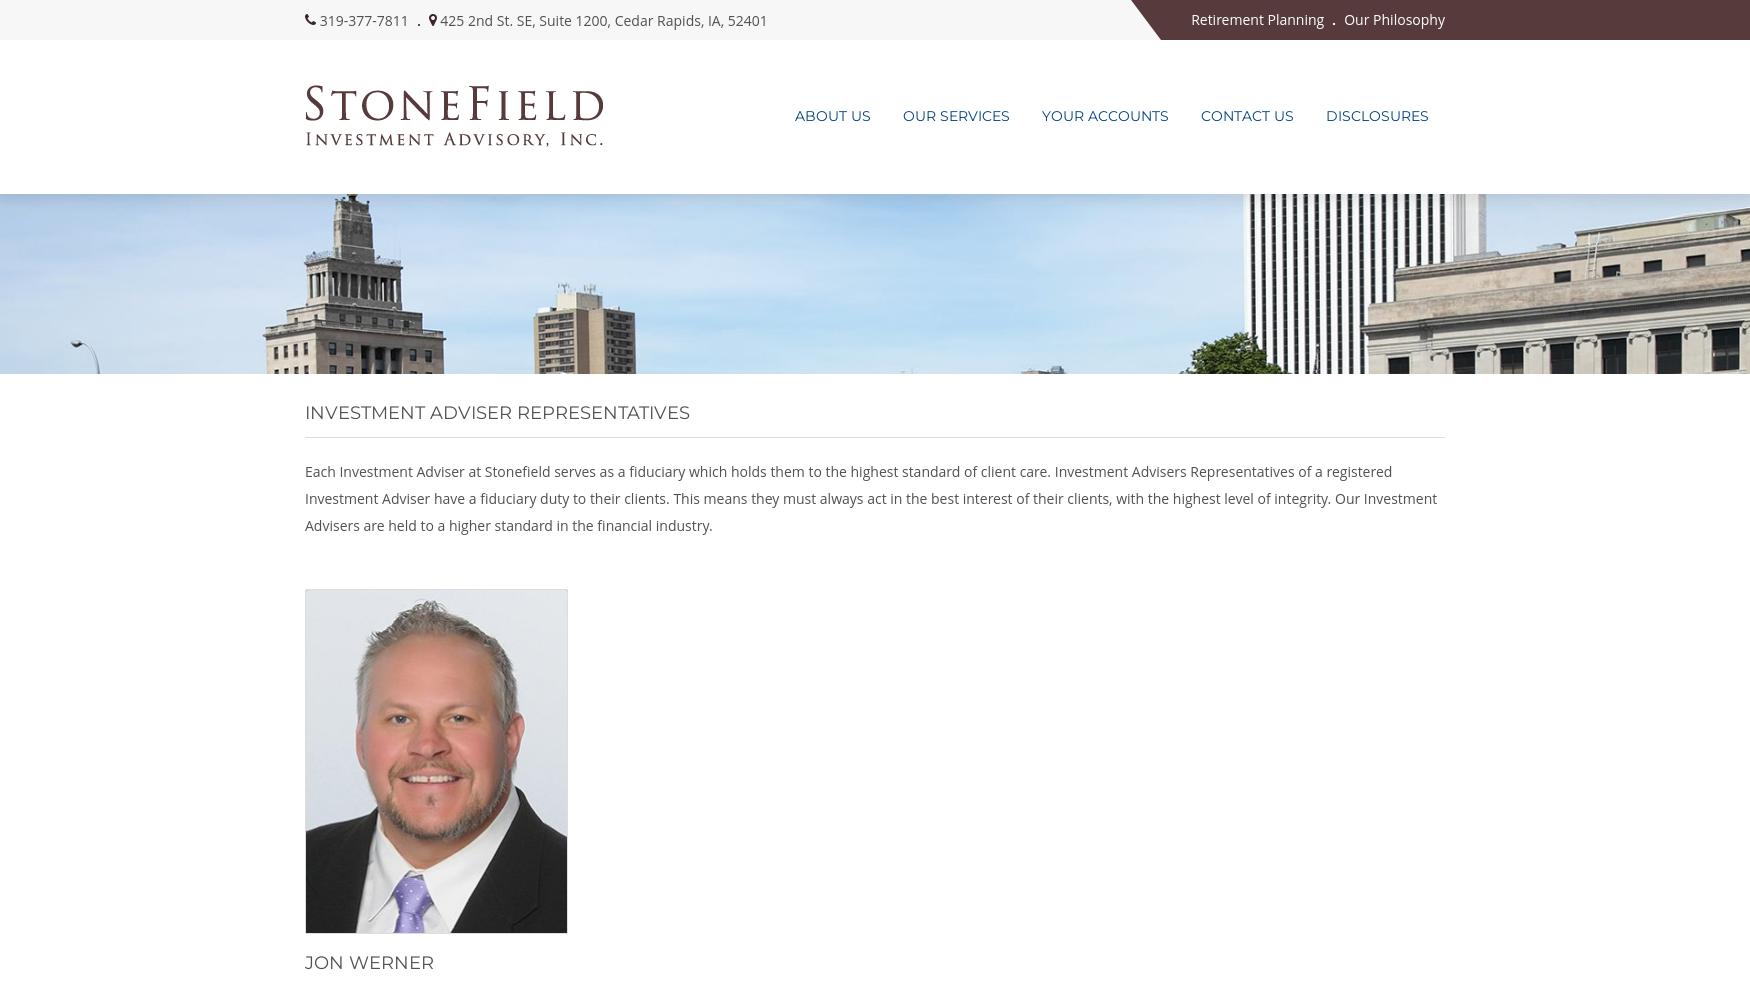  Describe the element at coordinates (319, 19) in the screenshot. I see `'319-377-7811'` at that location.